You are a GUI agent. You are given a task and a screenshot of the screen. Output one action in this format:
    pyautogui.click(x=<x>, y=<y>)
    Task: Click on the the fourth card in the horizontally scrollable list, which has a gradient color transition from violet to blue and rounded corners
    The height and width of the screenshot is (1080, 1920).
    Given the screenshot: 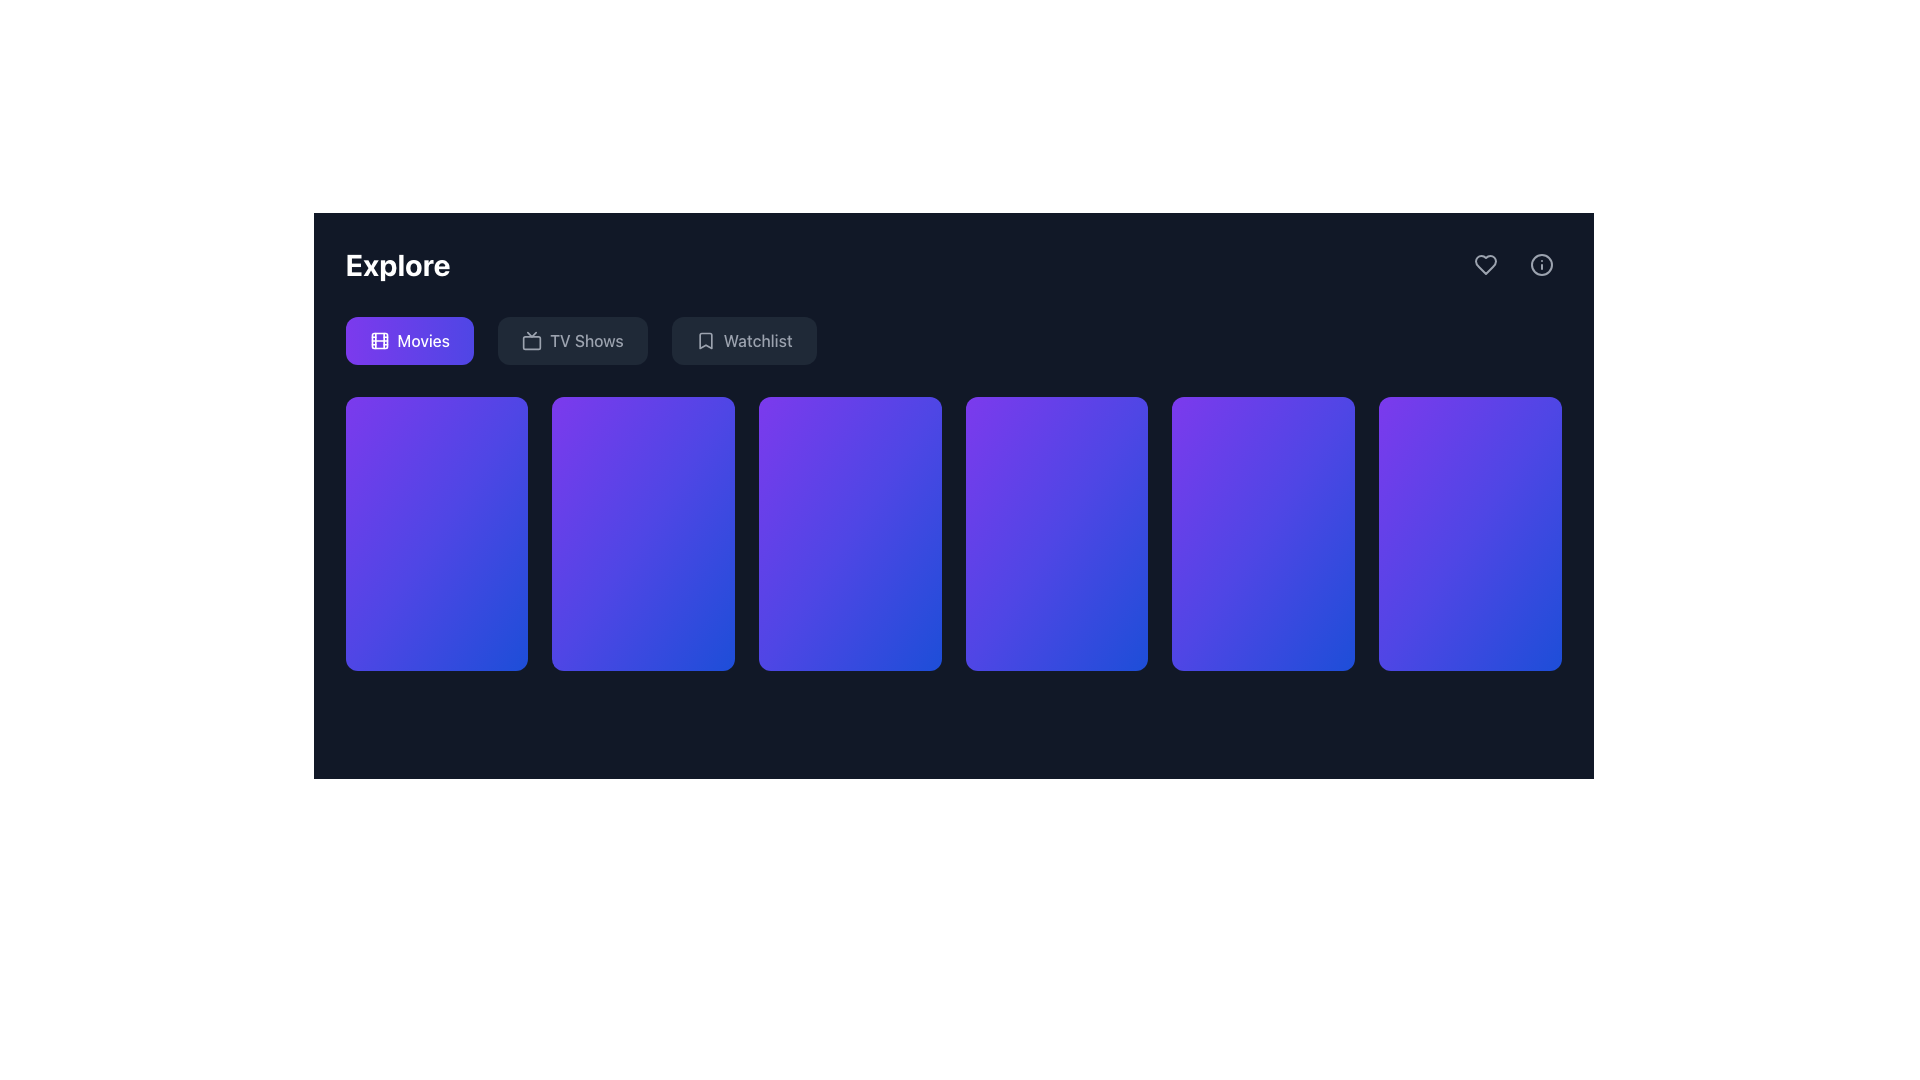 What is the action you would take?
    pyautogui.click(x=1055, y=532)
    